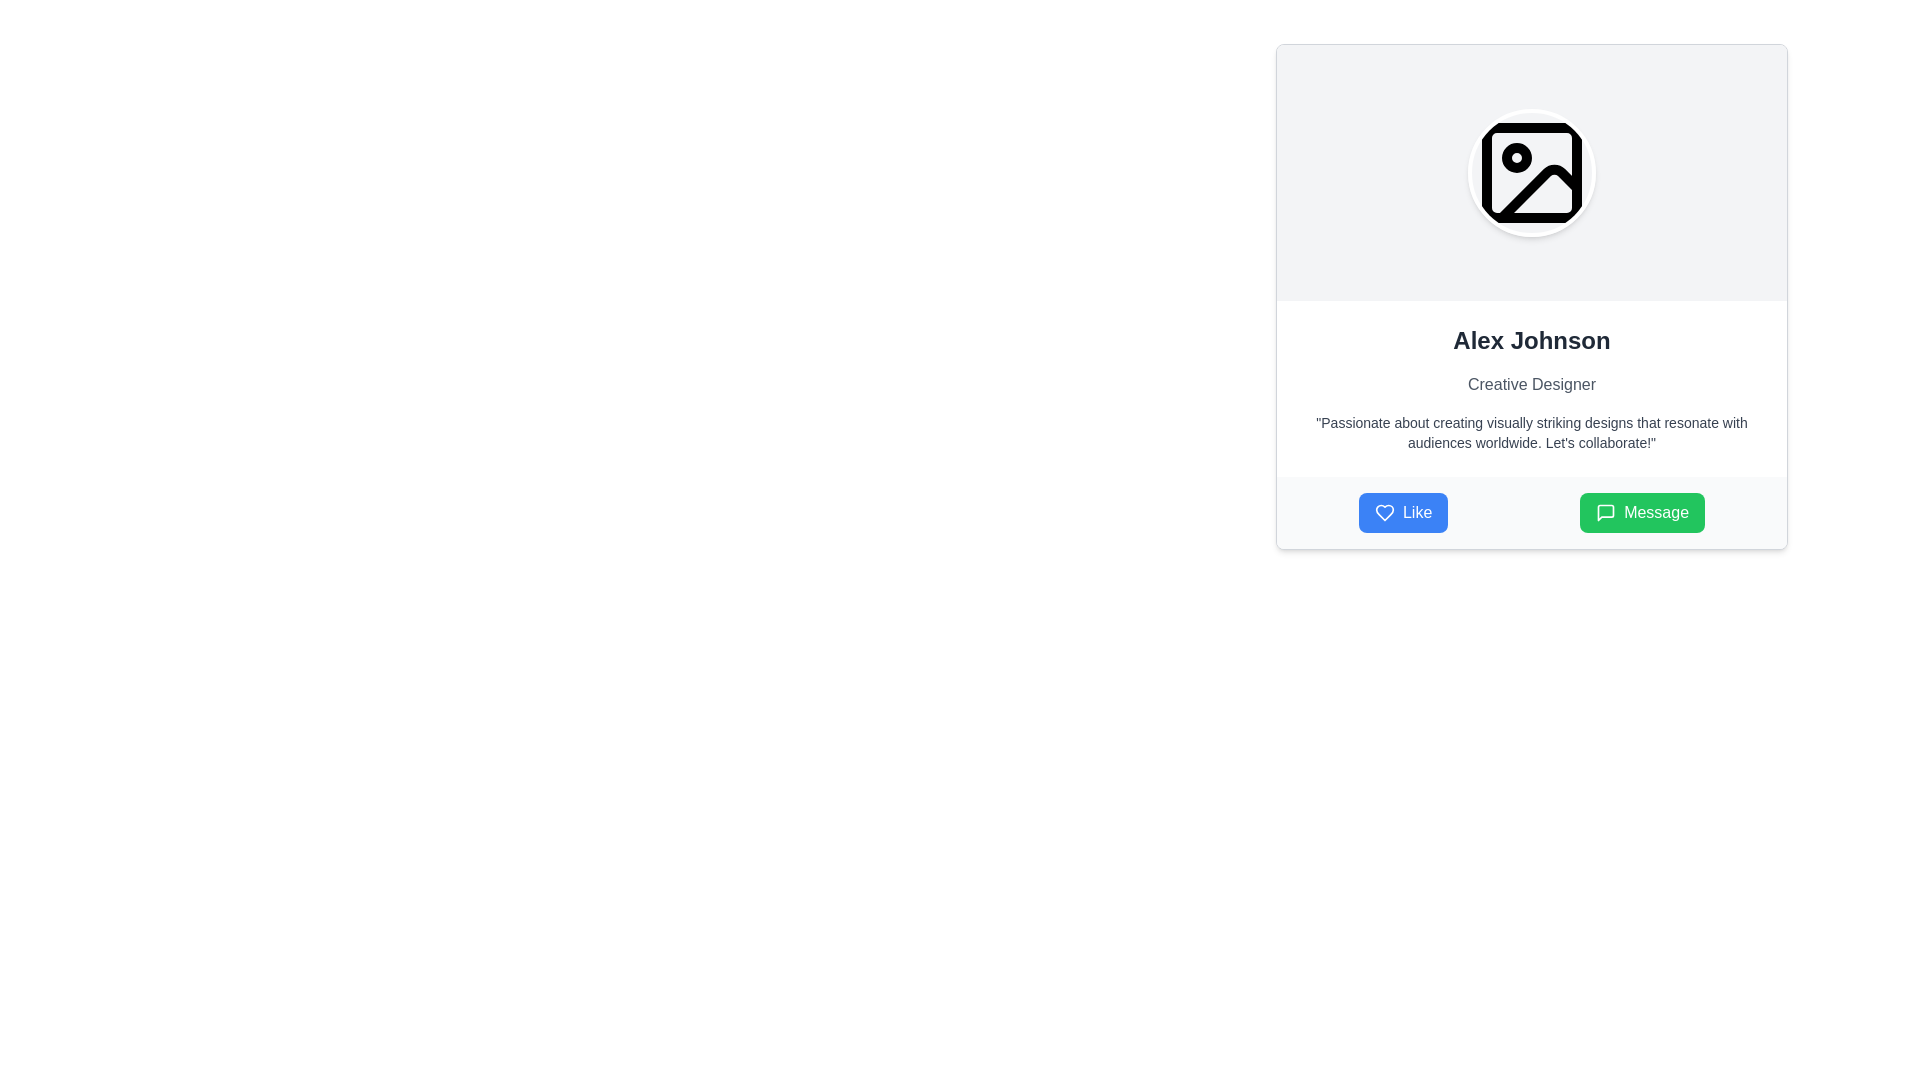 This screenshot has height=1080, width=1920. Describe the element at coordinates (1530, 431) in the screenshot. I see `the motivational quote text block located below 'Creative Designer' and above the 'Like' and 'Message' buttons in the profile card layout` at that location.